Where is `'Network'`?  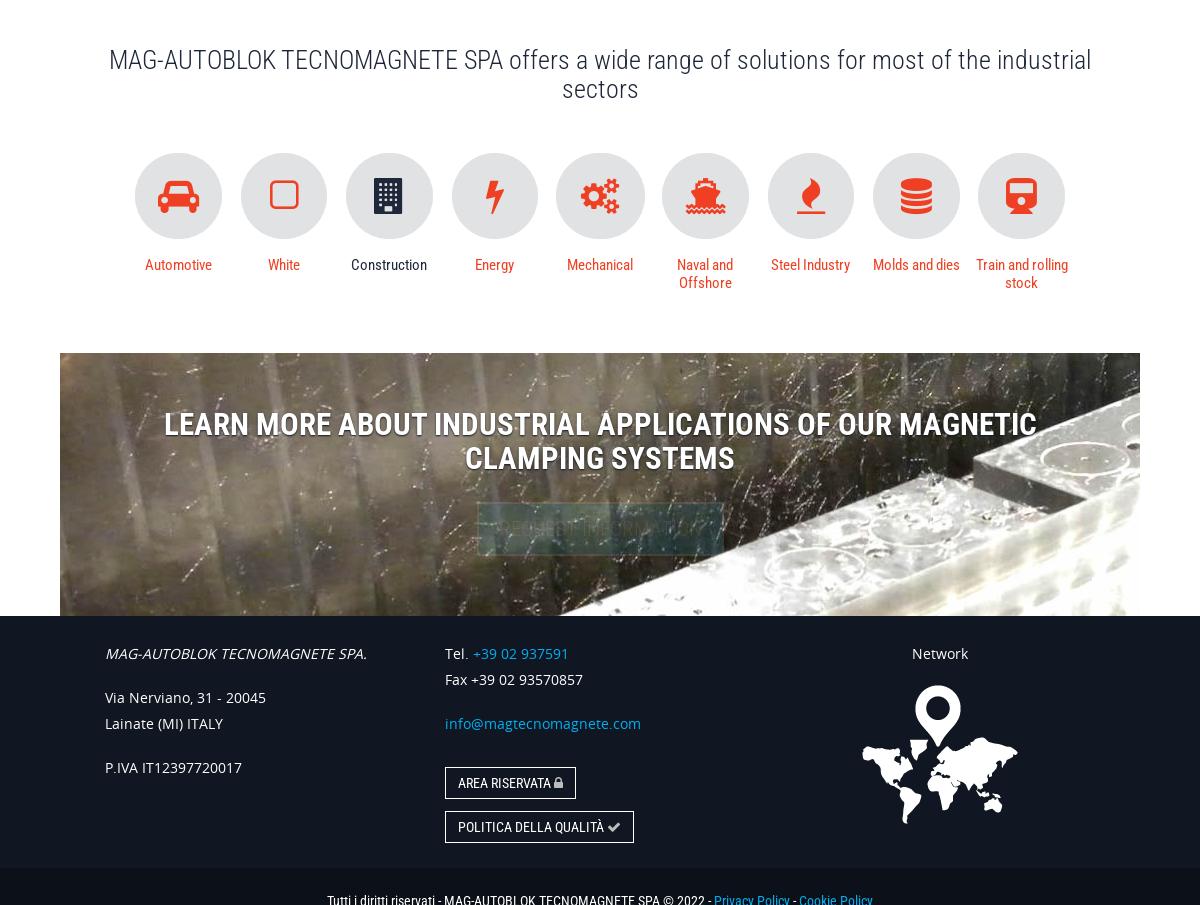
'Network' is located at coordinates (912, 651).